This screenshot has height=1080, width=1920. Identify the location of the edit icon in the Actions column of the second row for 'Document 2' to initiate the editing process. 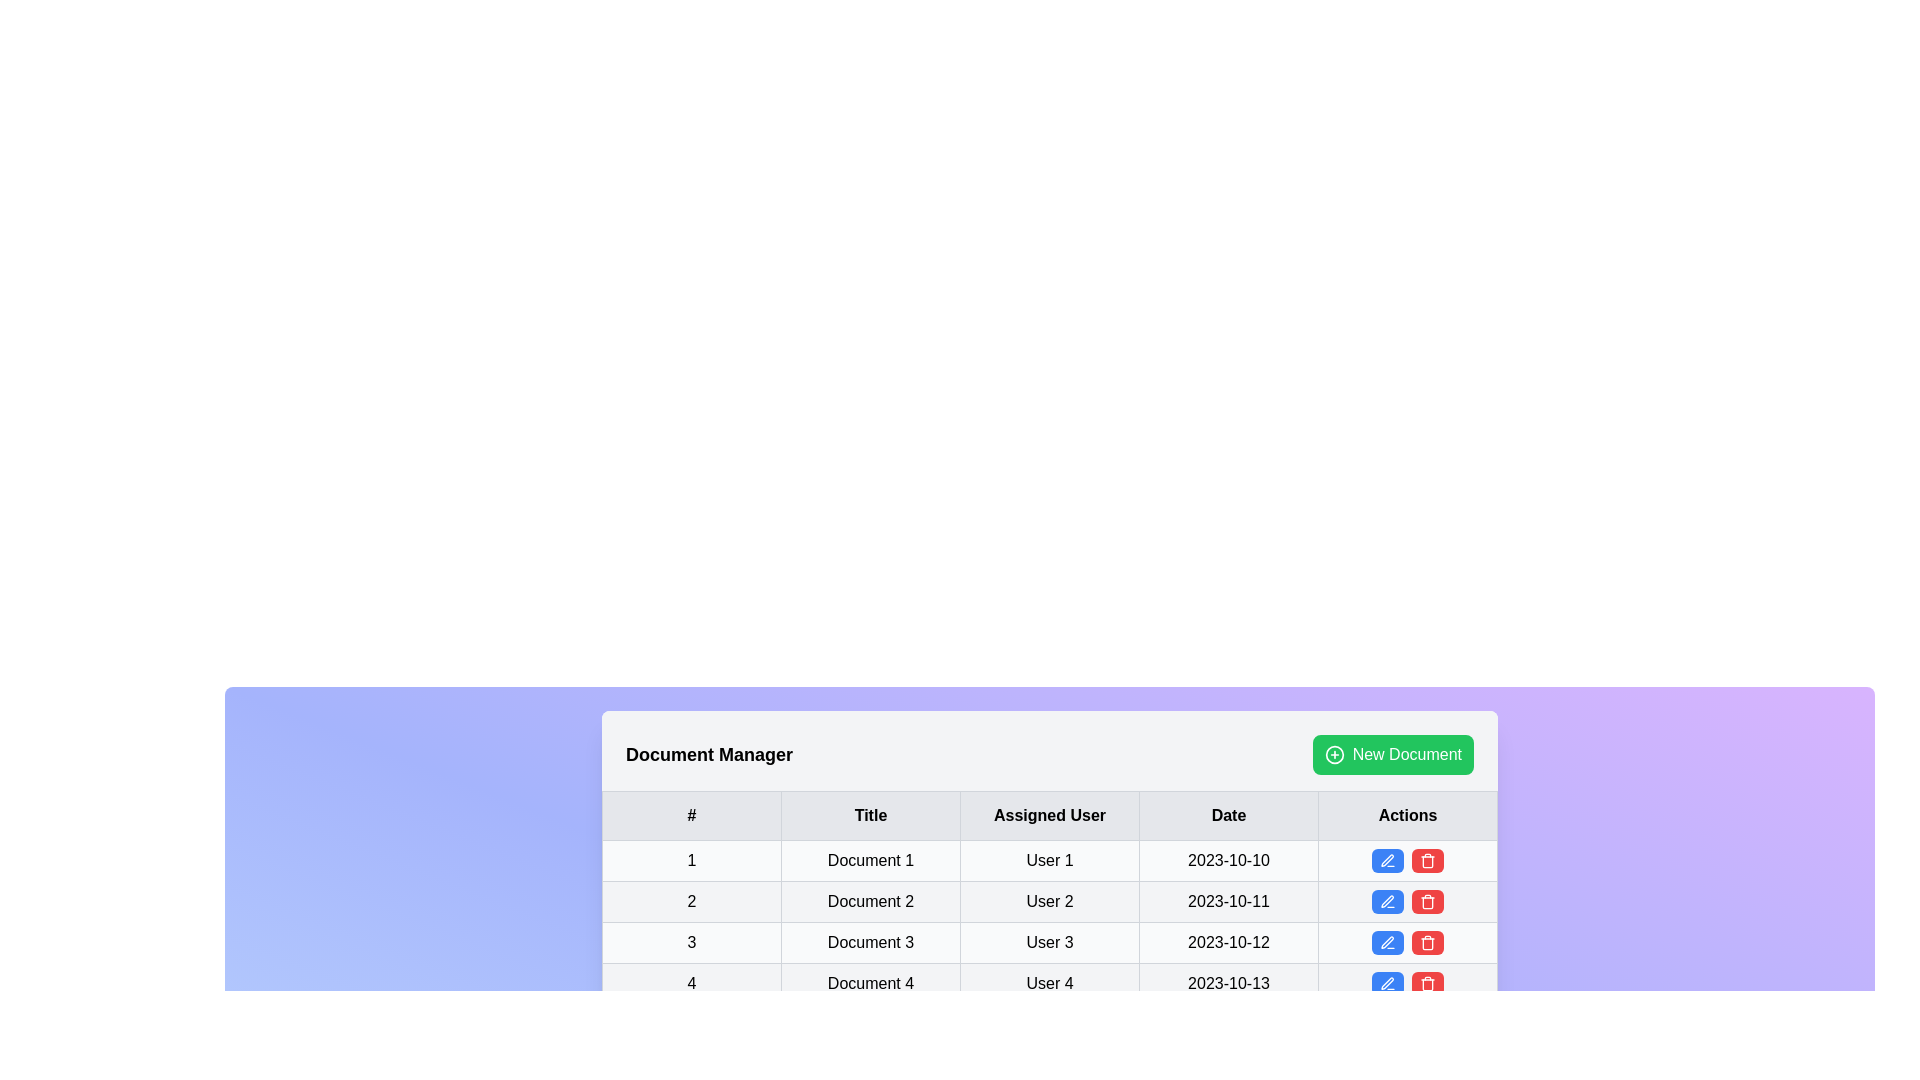
(1386, 901).